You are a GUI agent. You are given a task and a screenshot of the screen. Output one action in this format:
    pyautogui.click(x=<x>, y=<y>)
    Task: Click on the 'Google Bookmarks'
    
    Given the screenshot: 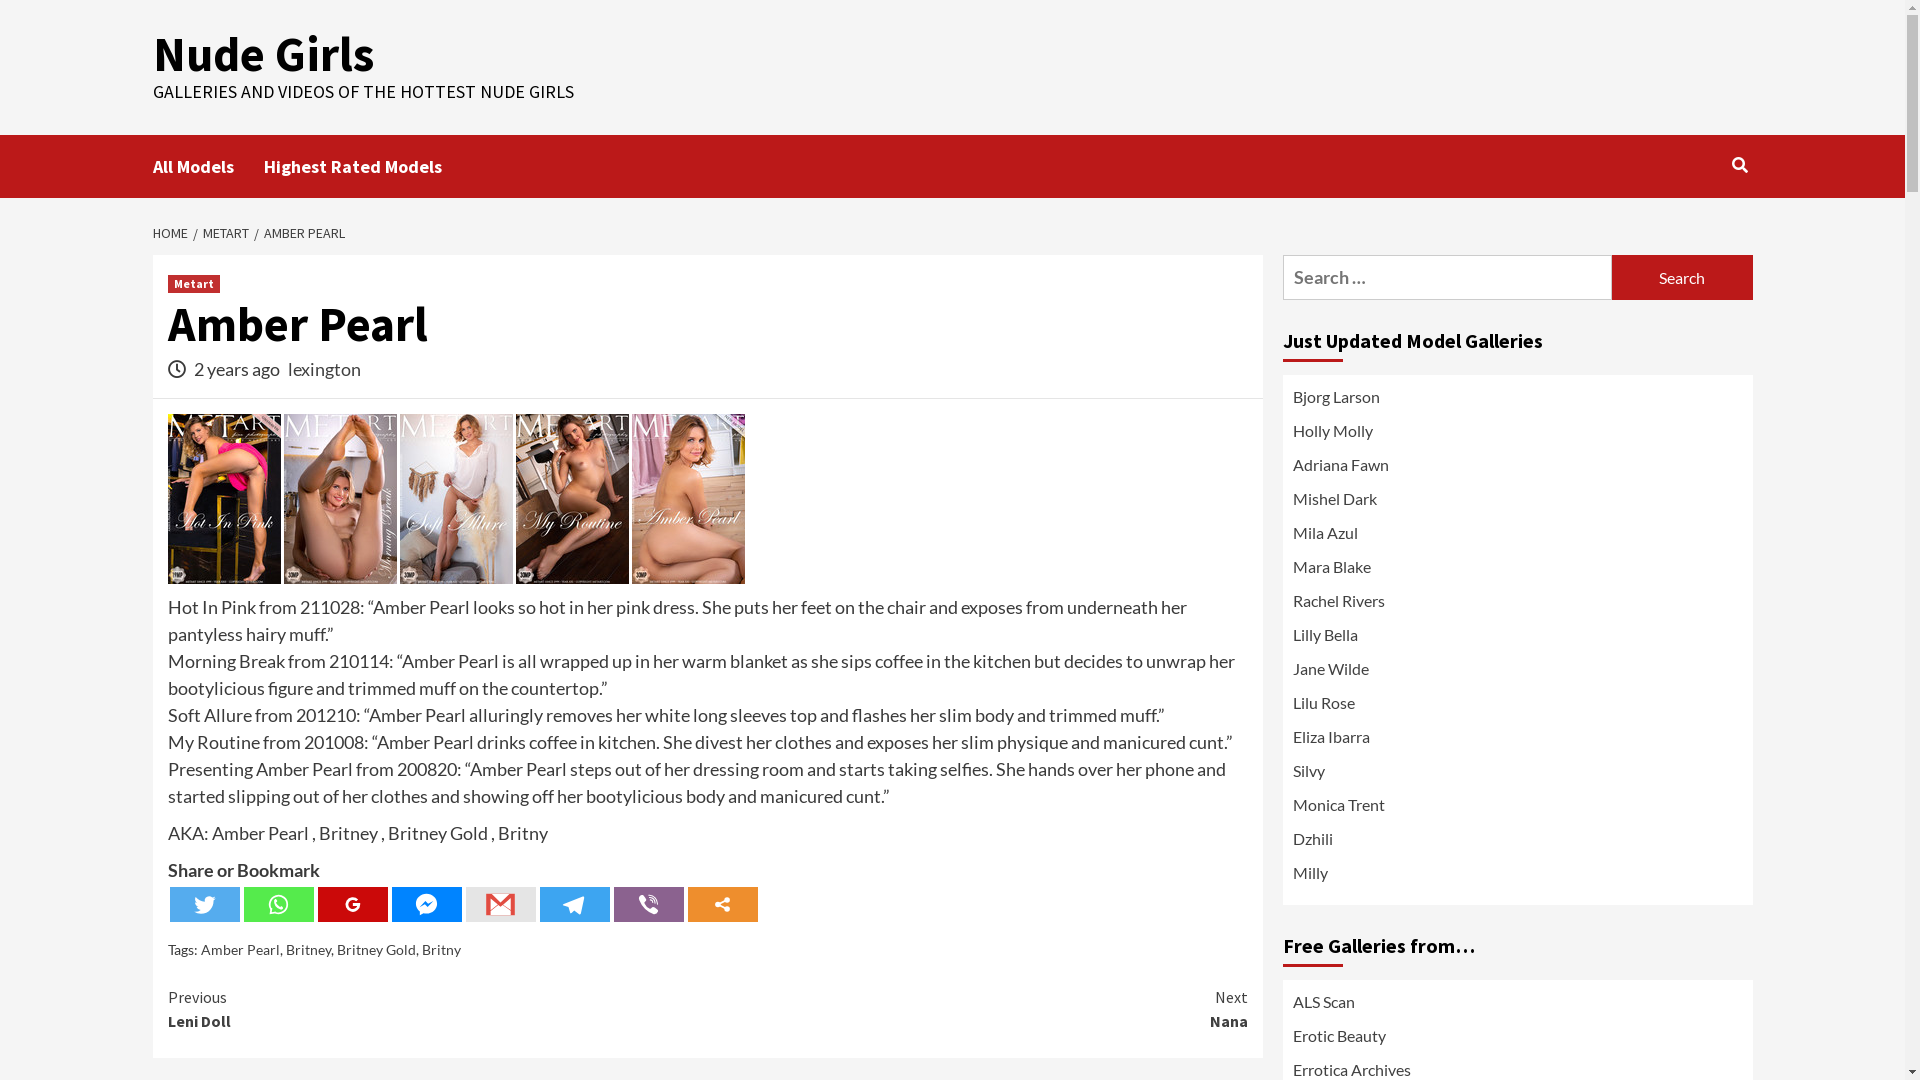 What is the action you would take?
    pyautogui.click(x=353, y=904)
    